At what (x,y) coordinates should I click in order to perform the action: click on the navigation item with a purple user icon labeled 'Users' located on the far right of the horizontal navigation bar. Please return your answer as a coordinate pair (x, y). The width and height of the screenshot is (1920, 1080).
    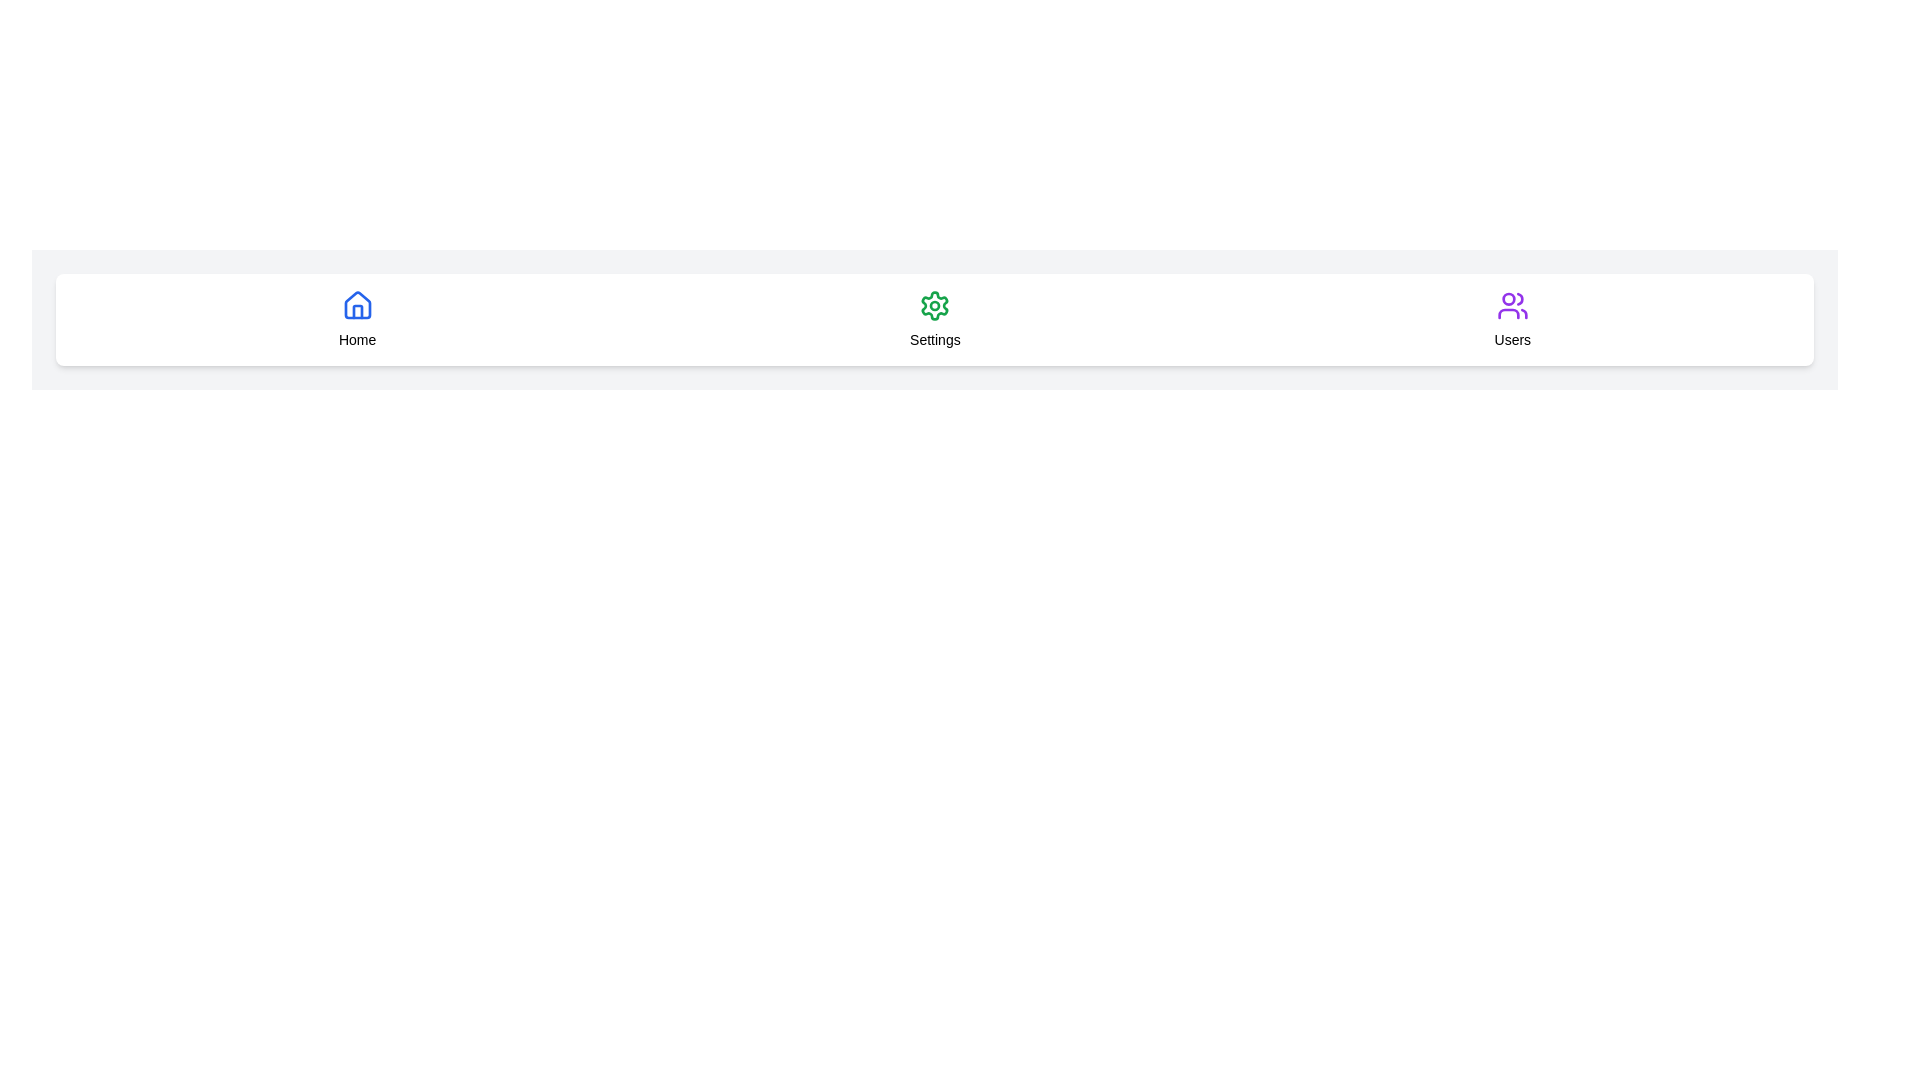
    Looking at the image, I should click on (1512, 319).